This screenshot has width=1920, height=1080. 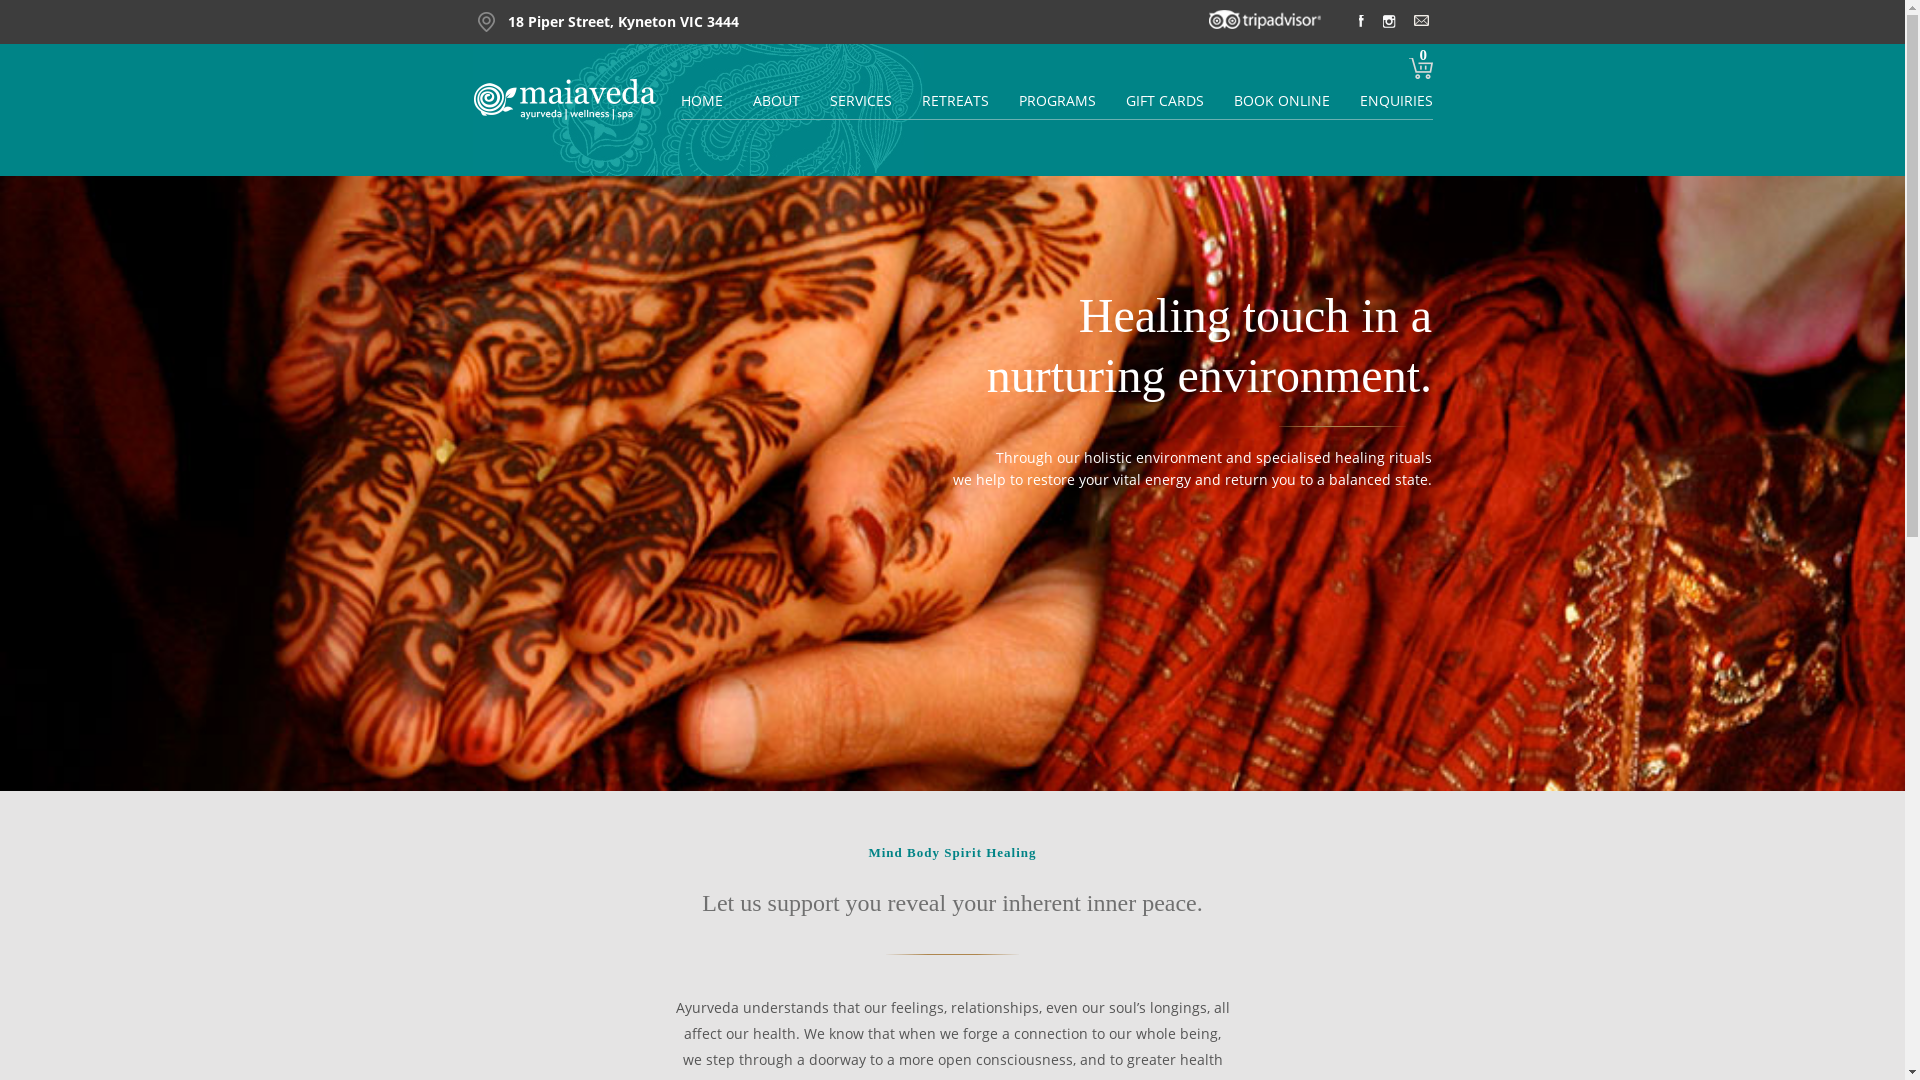 I want to click on ' ', so click(x=1270, y=22).